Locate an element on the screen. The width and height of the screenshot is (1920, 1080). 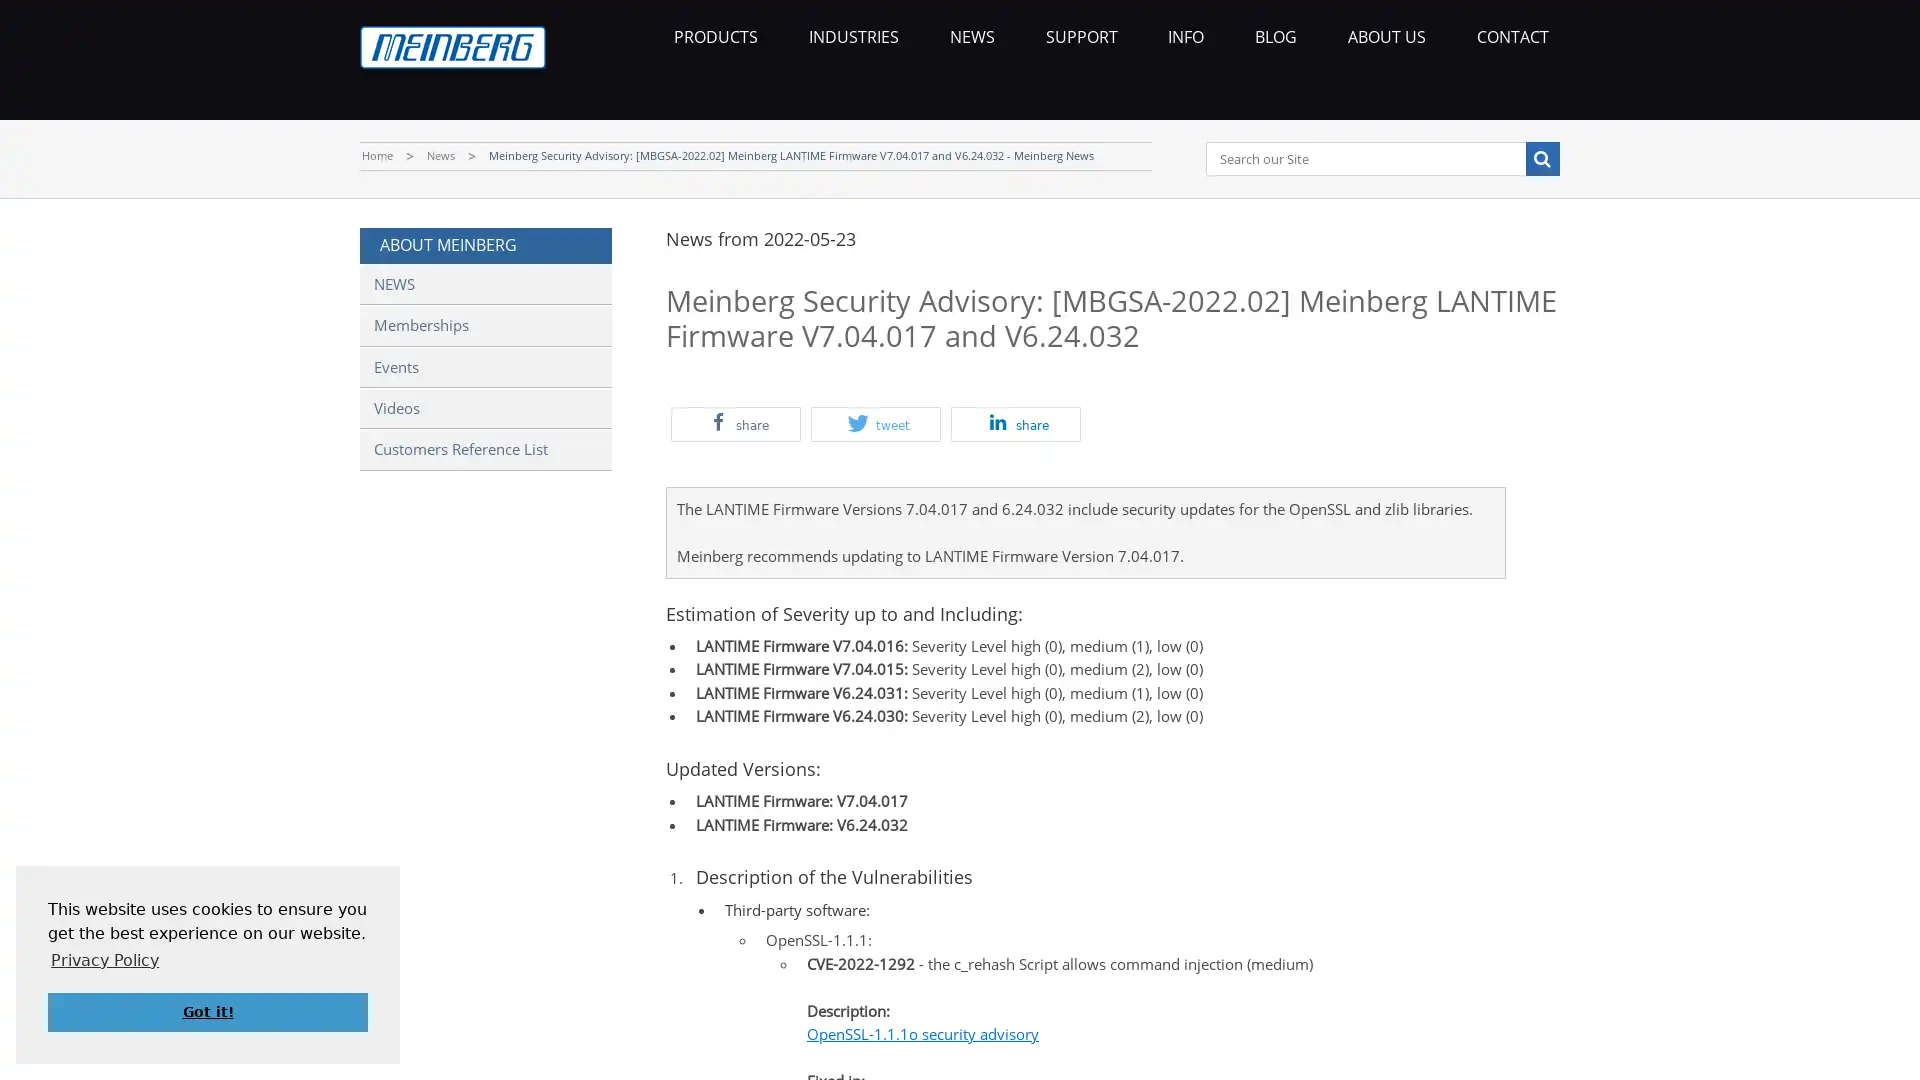
Share on LinkedIn is located at coordinates (1016, 423).